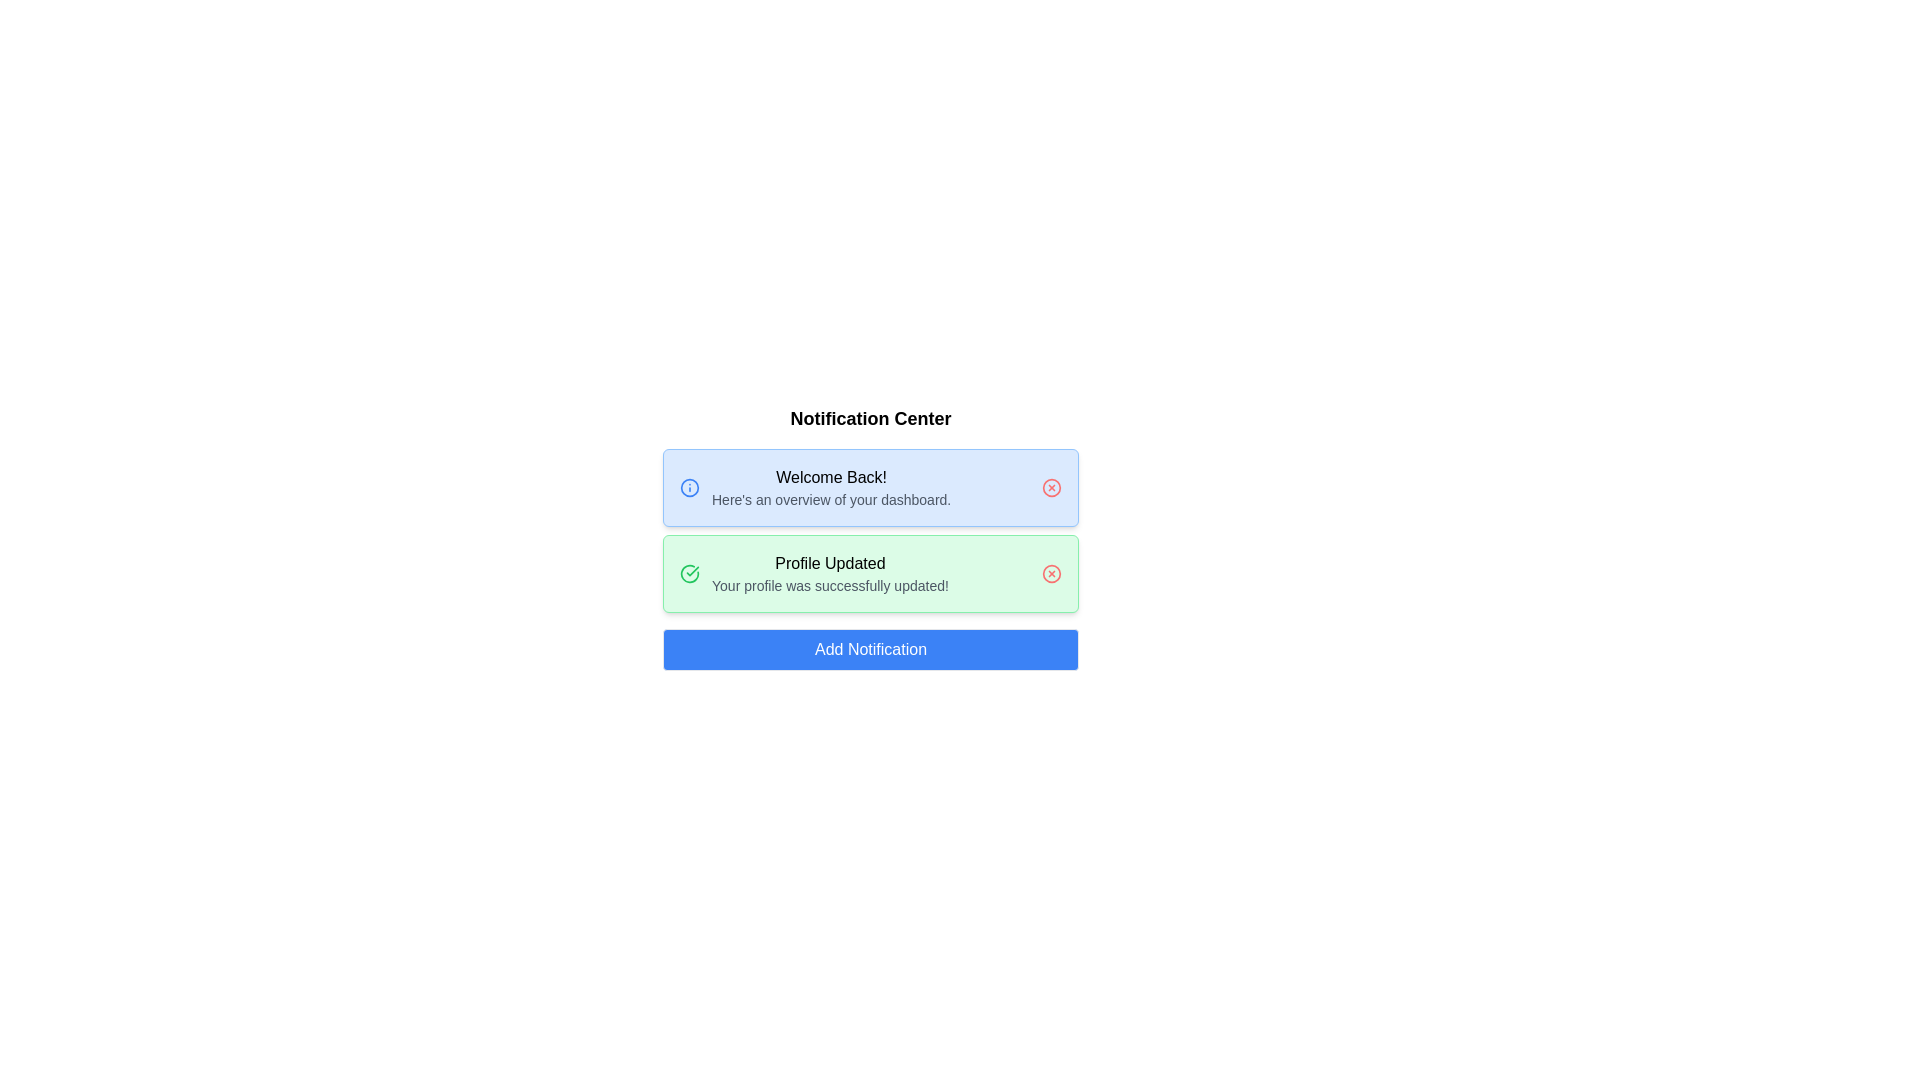 This screenshot has width=1920, height=1080. Describe the element at coordinates (1050, 574) in the screenshot. I see `the circular border icon of the cross inside a circle located at the top-right corner of the 'Profile Updated' notification card with a light green background` at that location.